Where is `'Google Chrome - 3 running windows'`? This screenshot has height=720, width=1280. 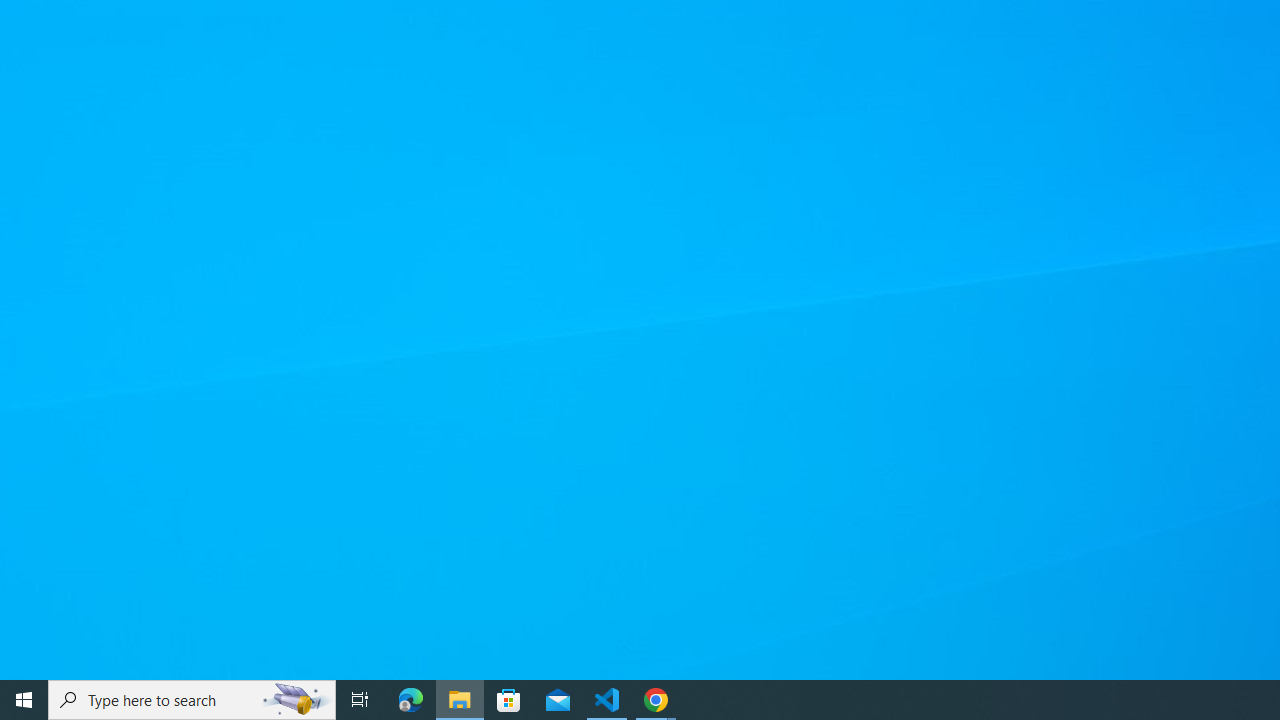 'Google Chrome - 3 running windows' is located at coordinates (656, 698).